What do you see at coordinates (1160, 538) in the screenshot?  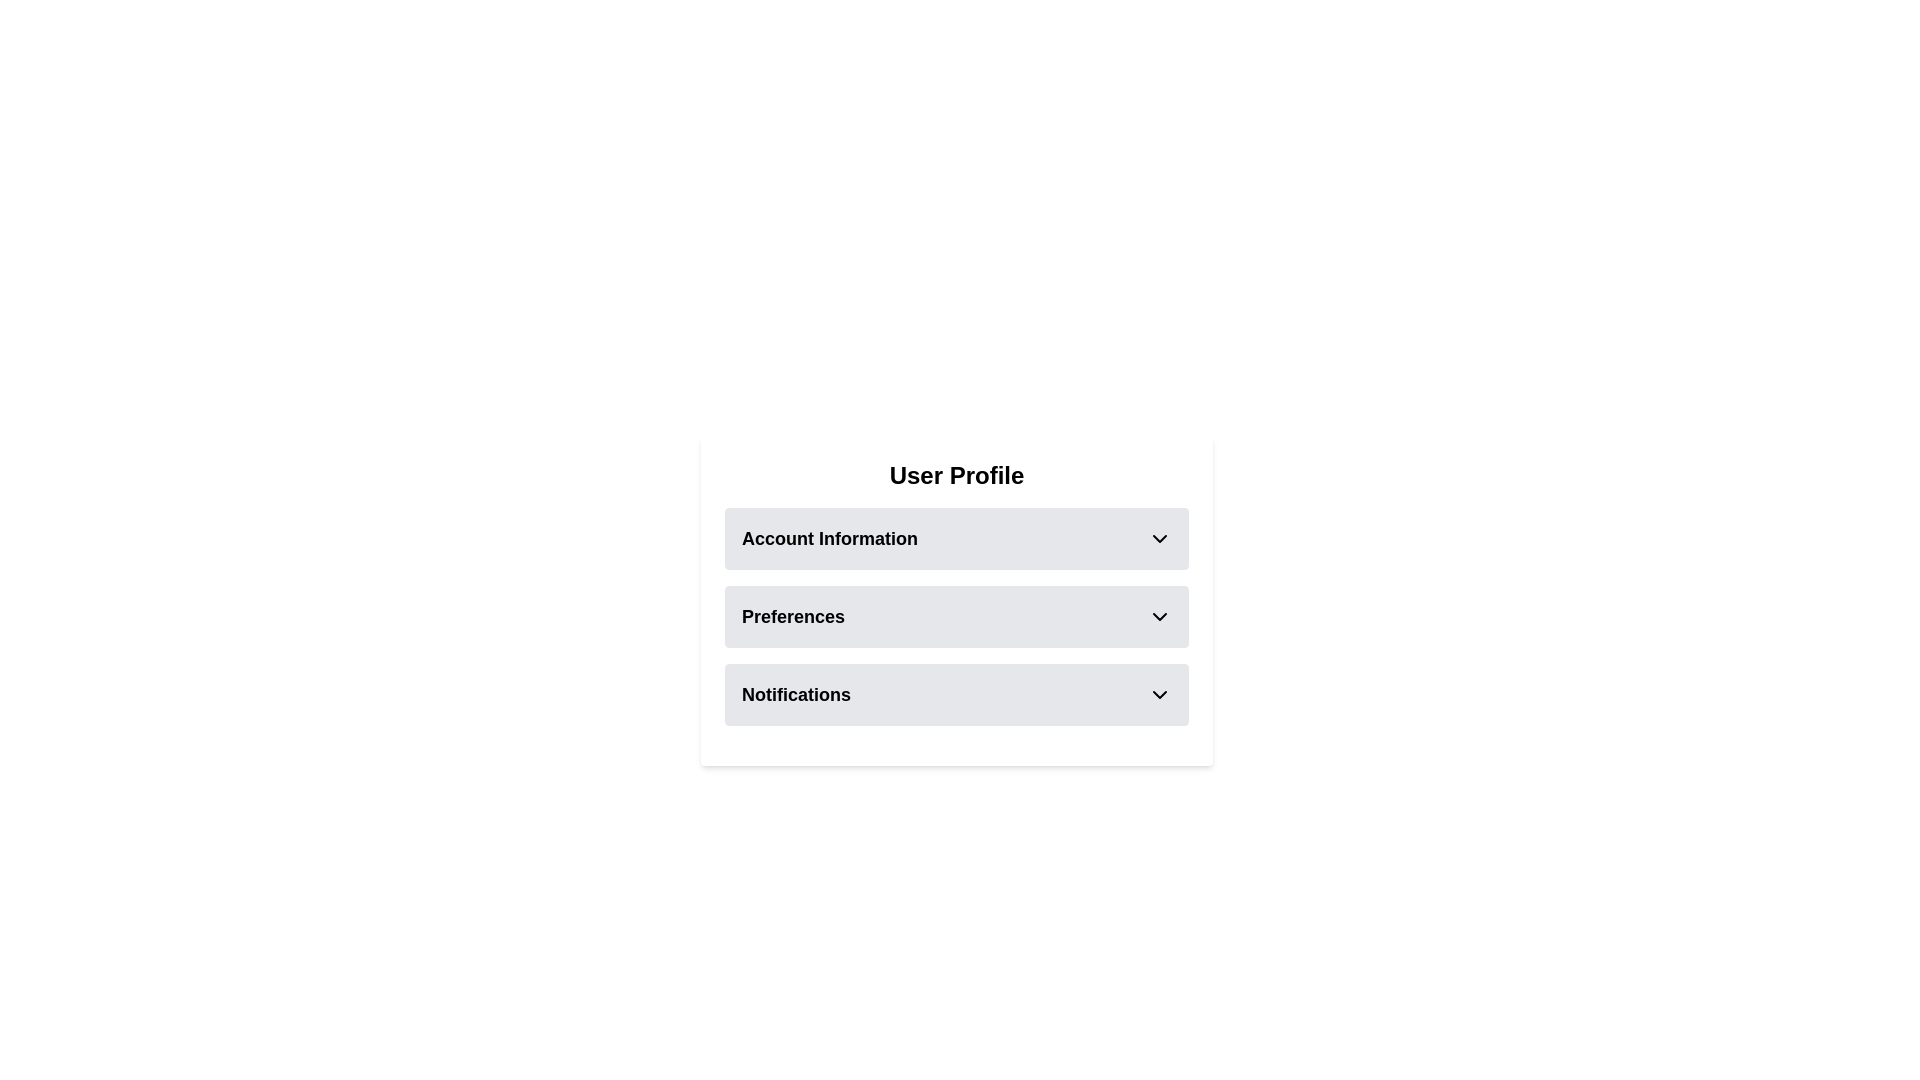 I see `the Dropdown trigger icon located at the far right of the header row for the 'Account Information' section` at bounding box center [1160, 538].